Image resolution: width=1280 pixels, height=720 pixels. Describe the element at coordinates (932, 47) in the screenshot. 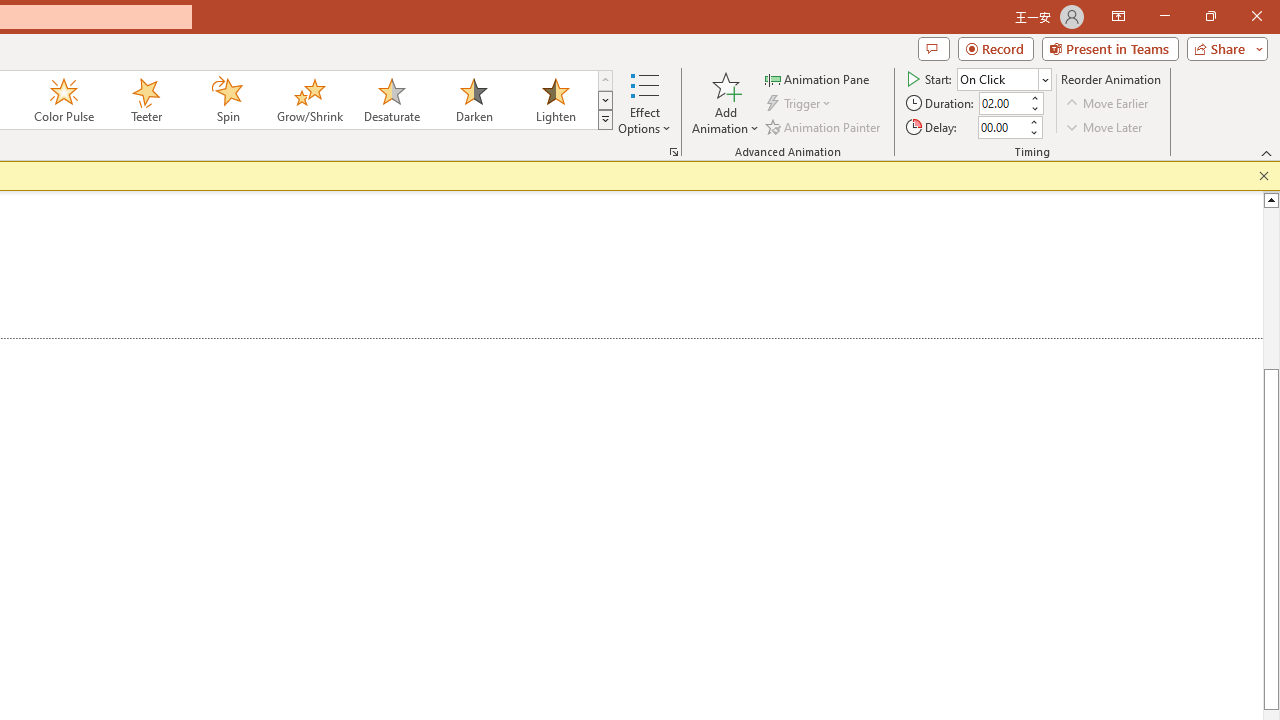

I see `'Comments'` at that location.